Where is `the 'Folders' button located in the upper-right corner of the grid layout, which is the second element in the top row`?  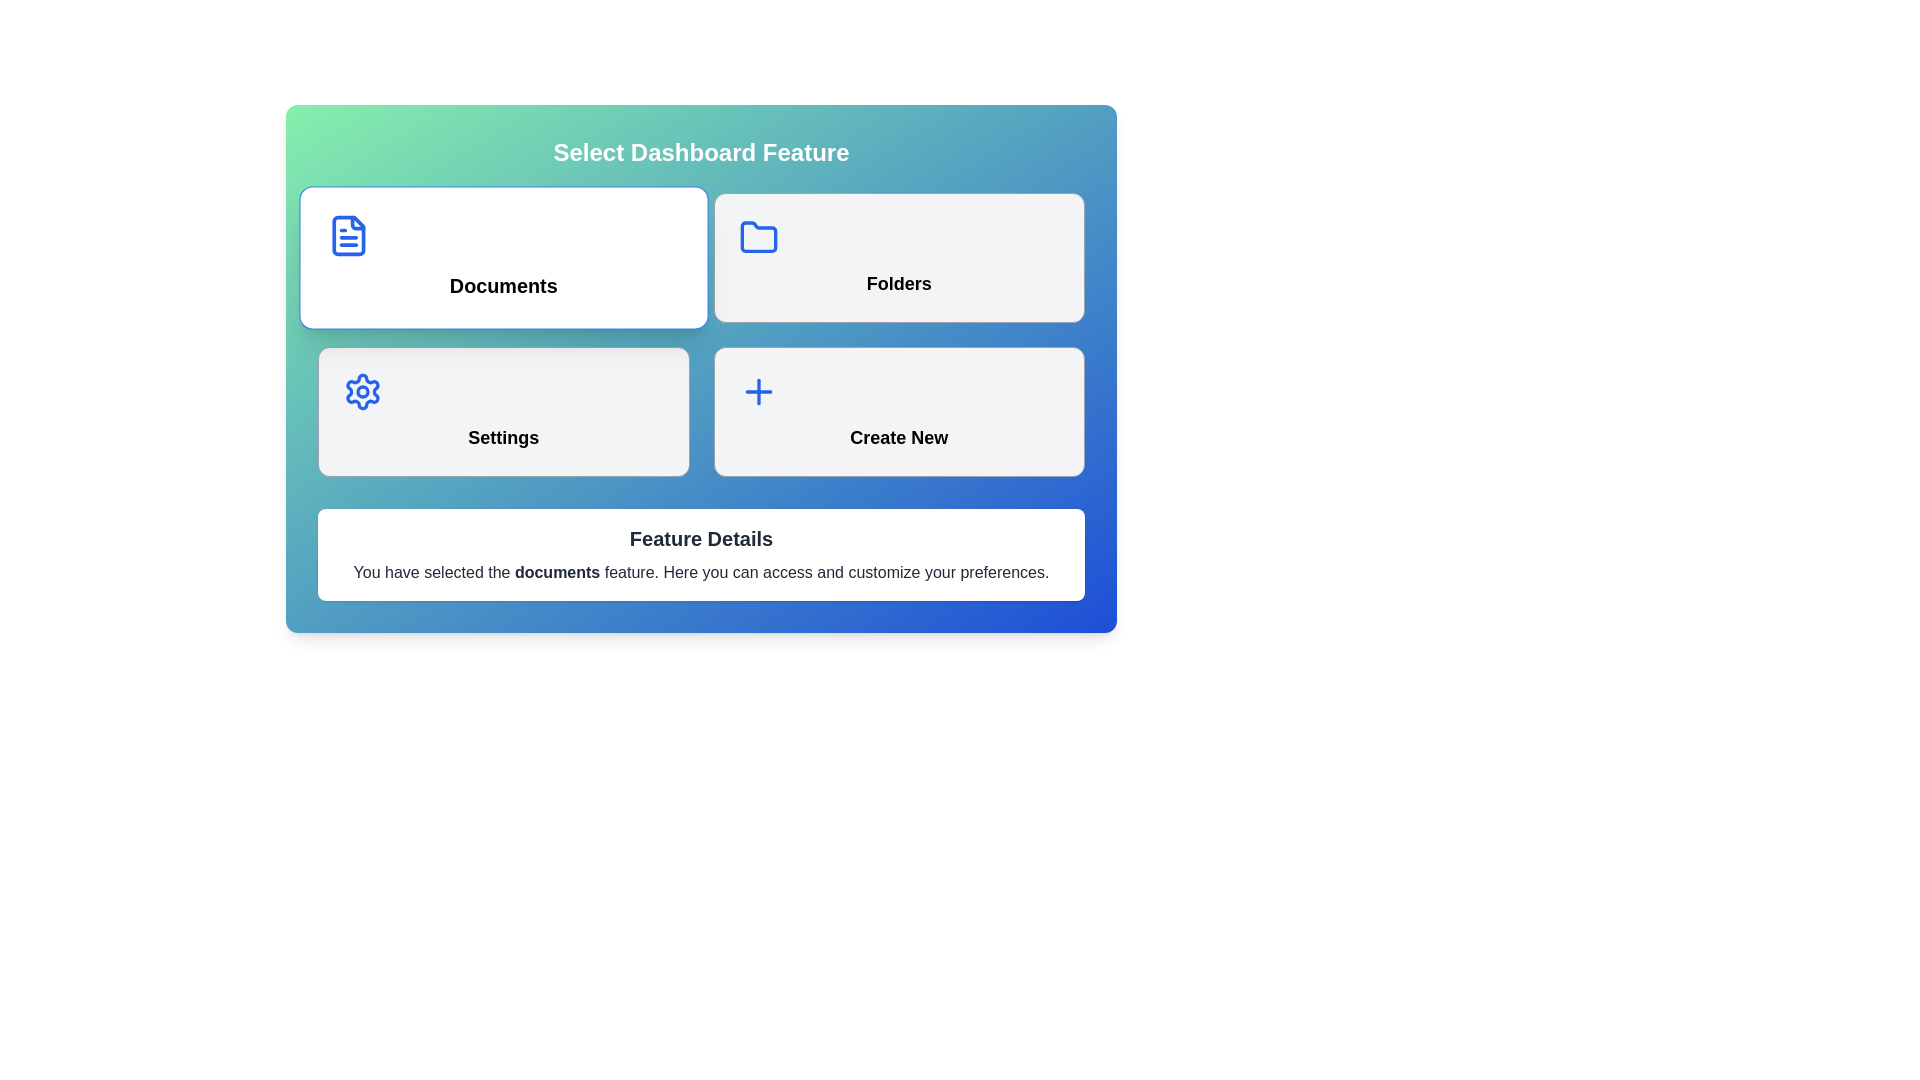 the 'Folders' button located in the upper-right corner of the grid layout, which is the second element in the top row is located at coordinates (898, 257).